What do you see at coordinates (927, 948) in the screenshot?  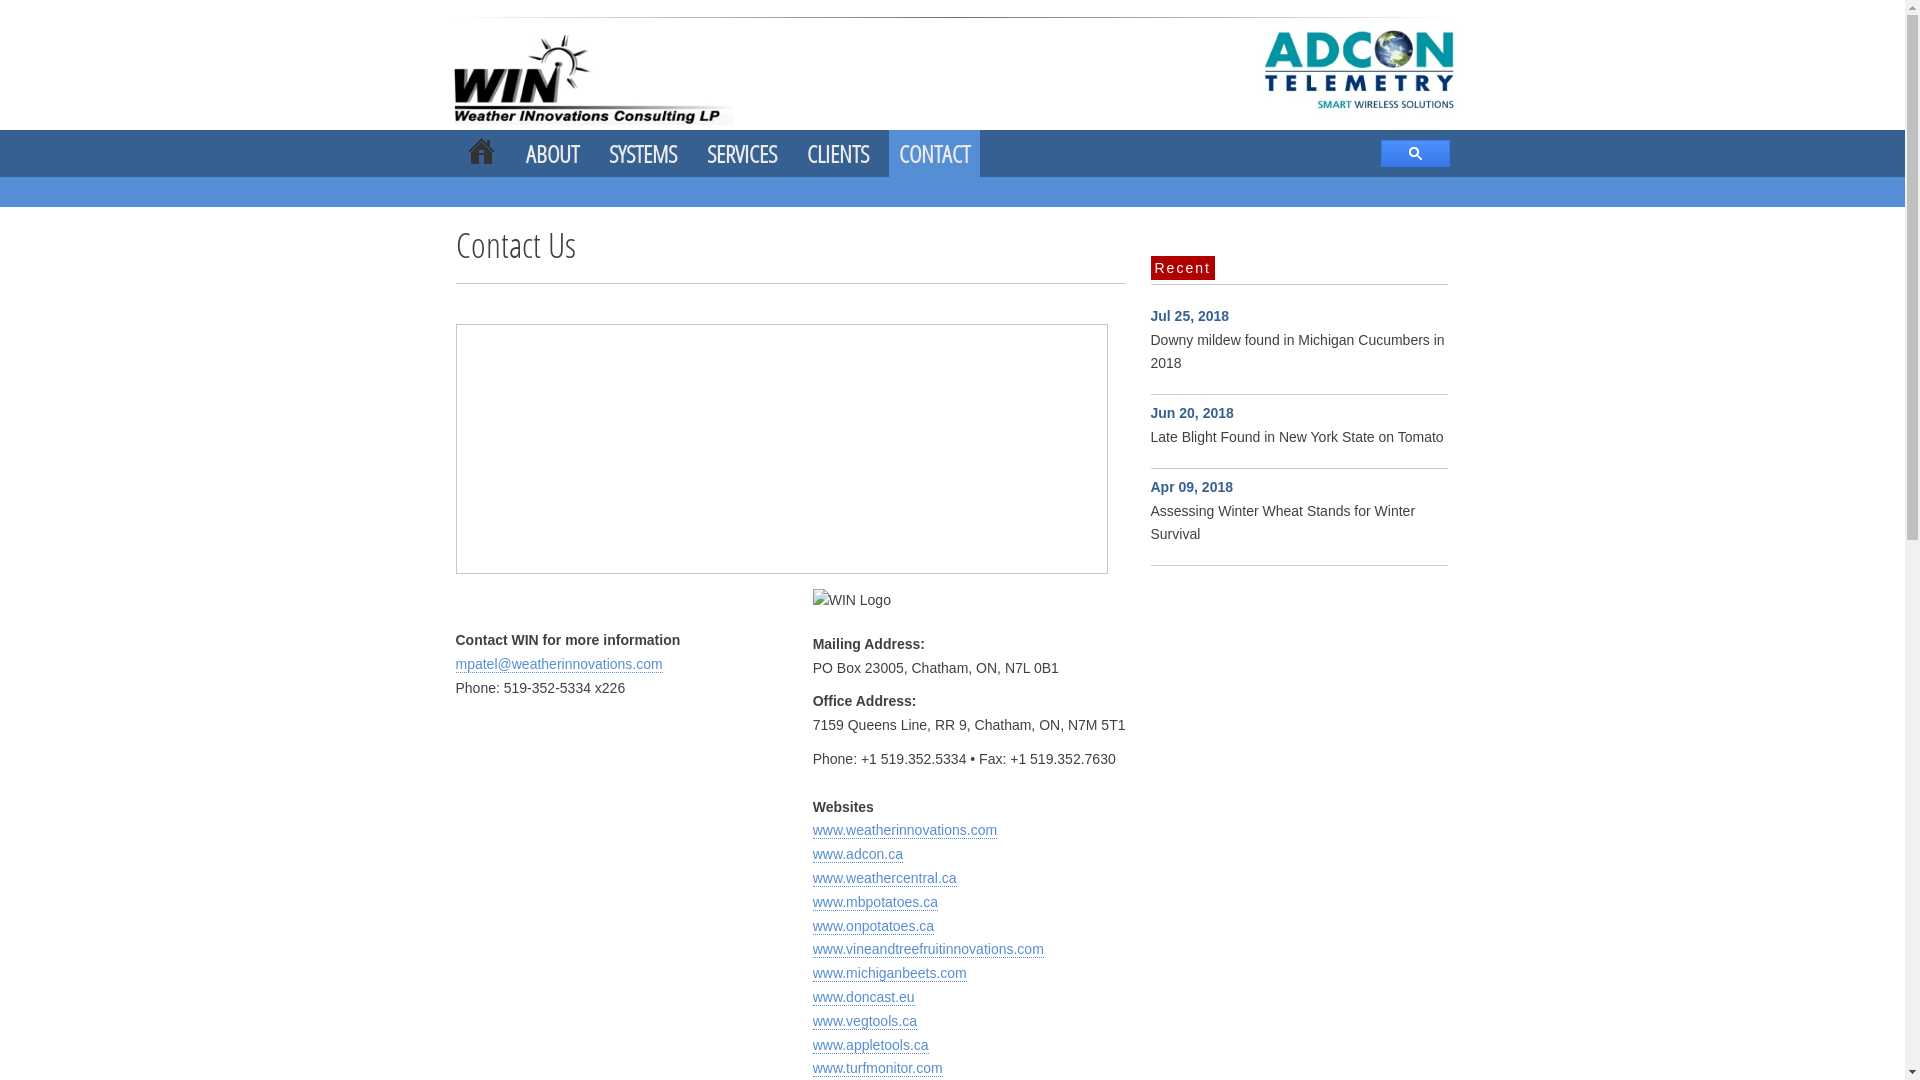 I see `'www.vineandtreefruitinnovations.com'` at bounding box center [927, 948].